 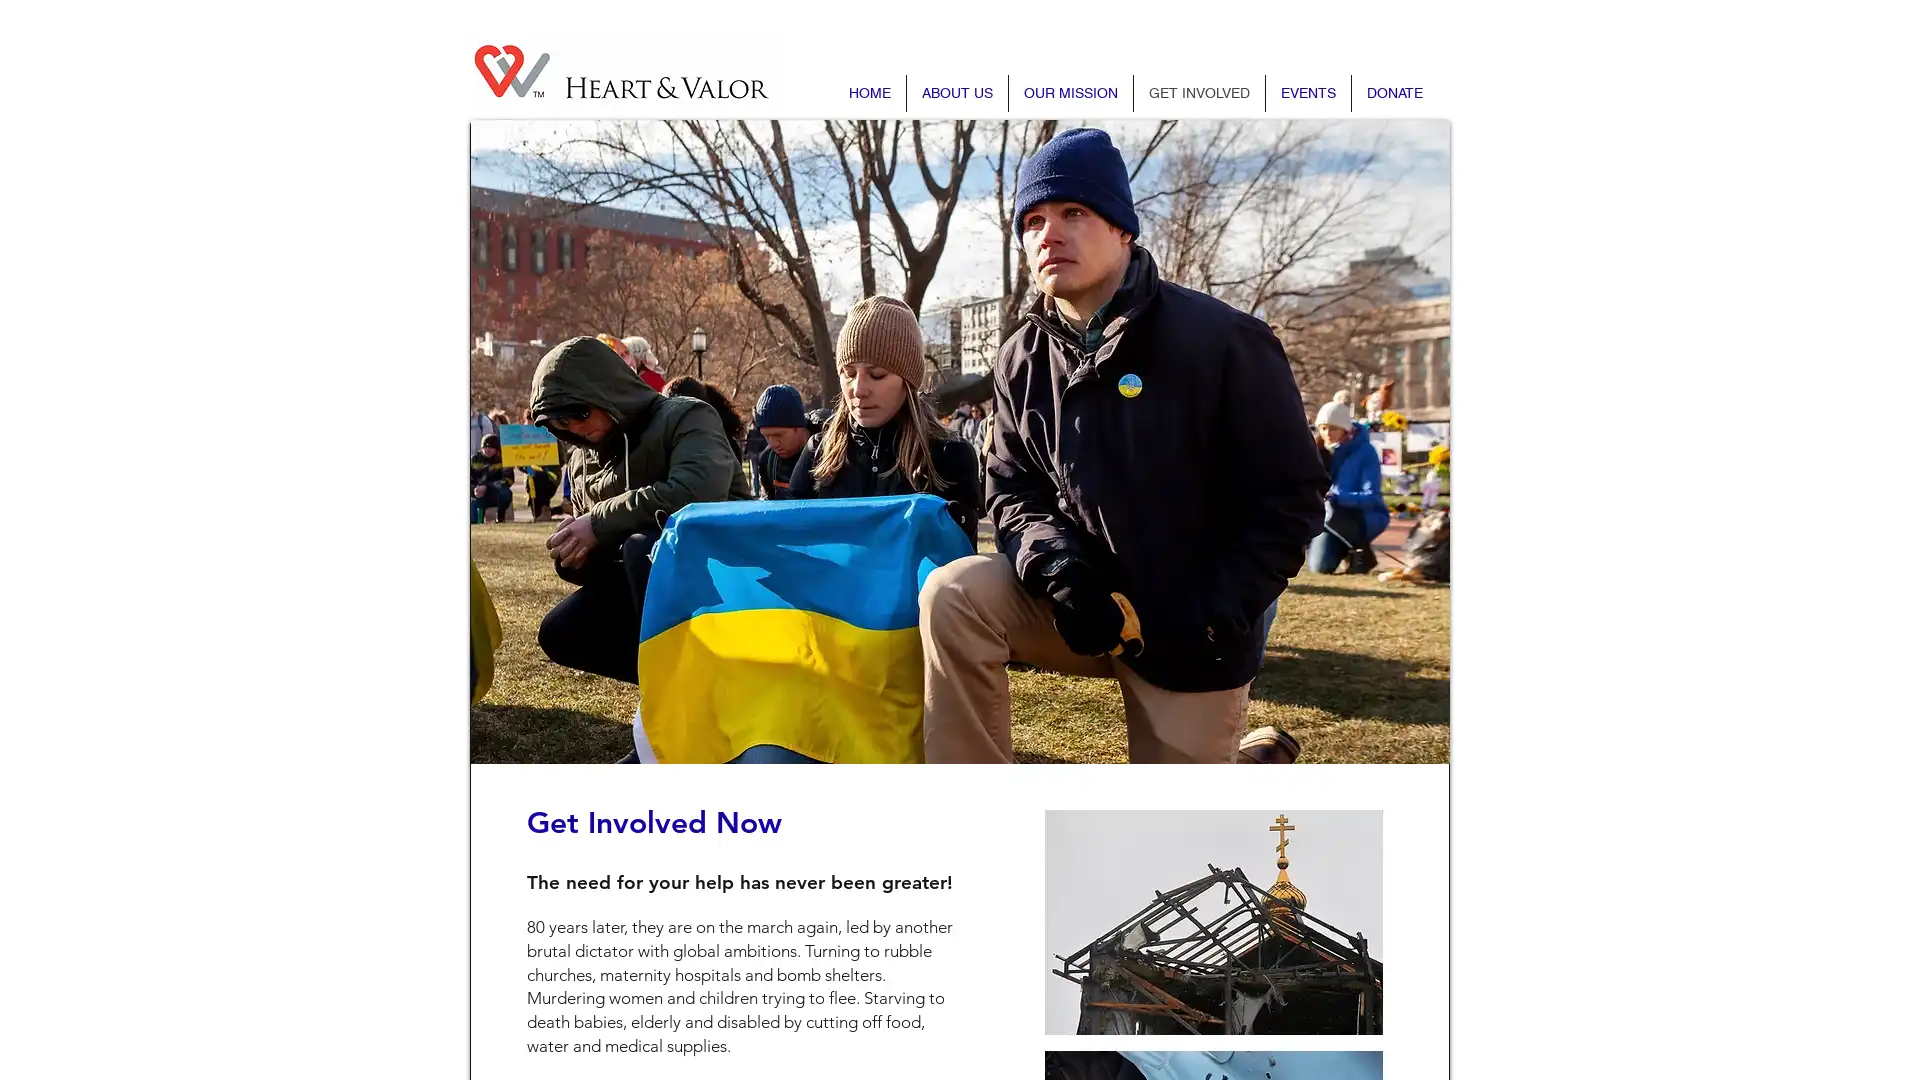 What do you see at coordinates (542, 440) in the screenshot?
I see `Previous` at bounding box center [542, 440].